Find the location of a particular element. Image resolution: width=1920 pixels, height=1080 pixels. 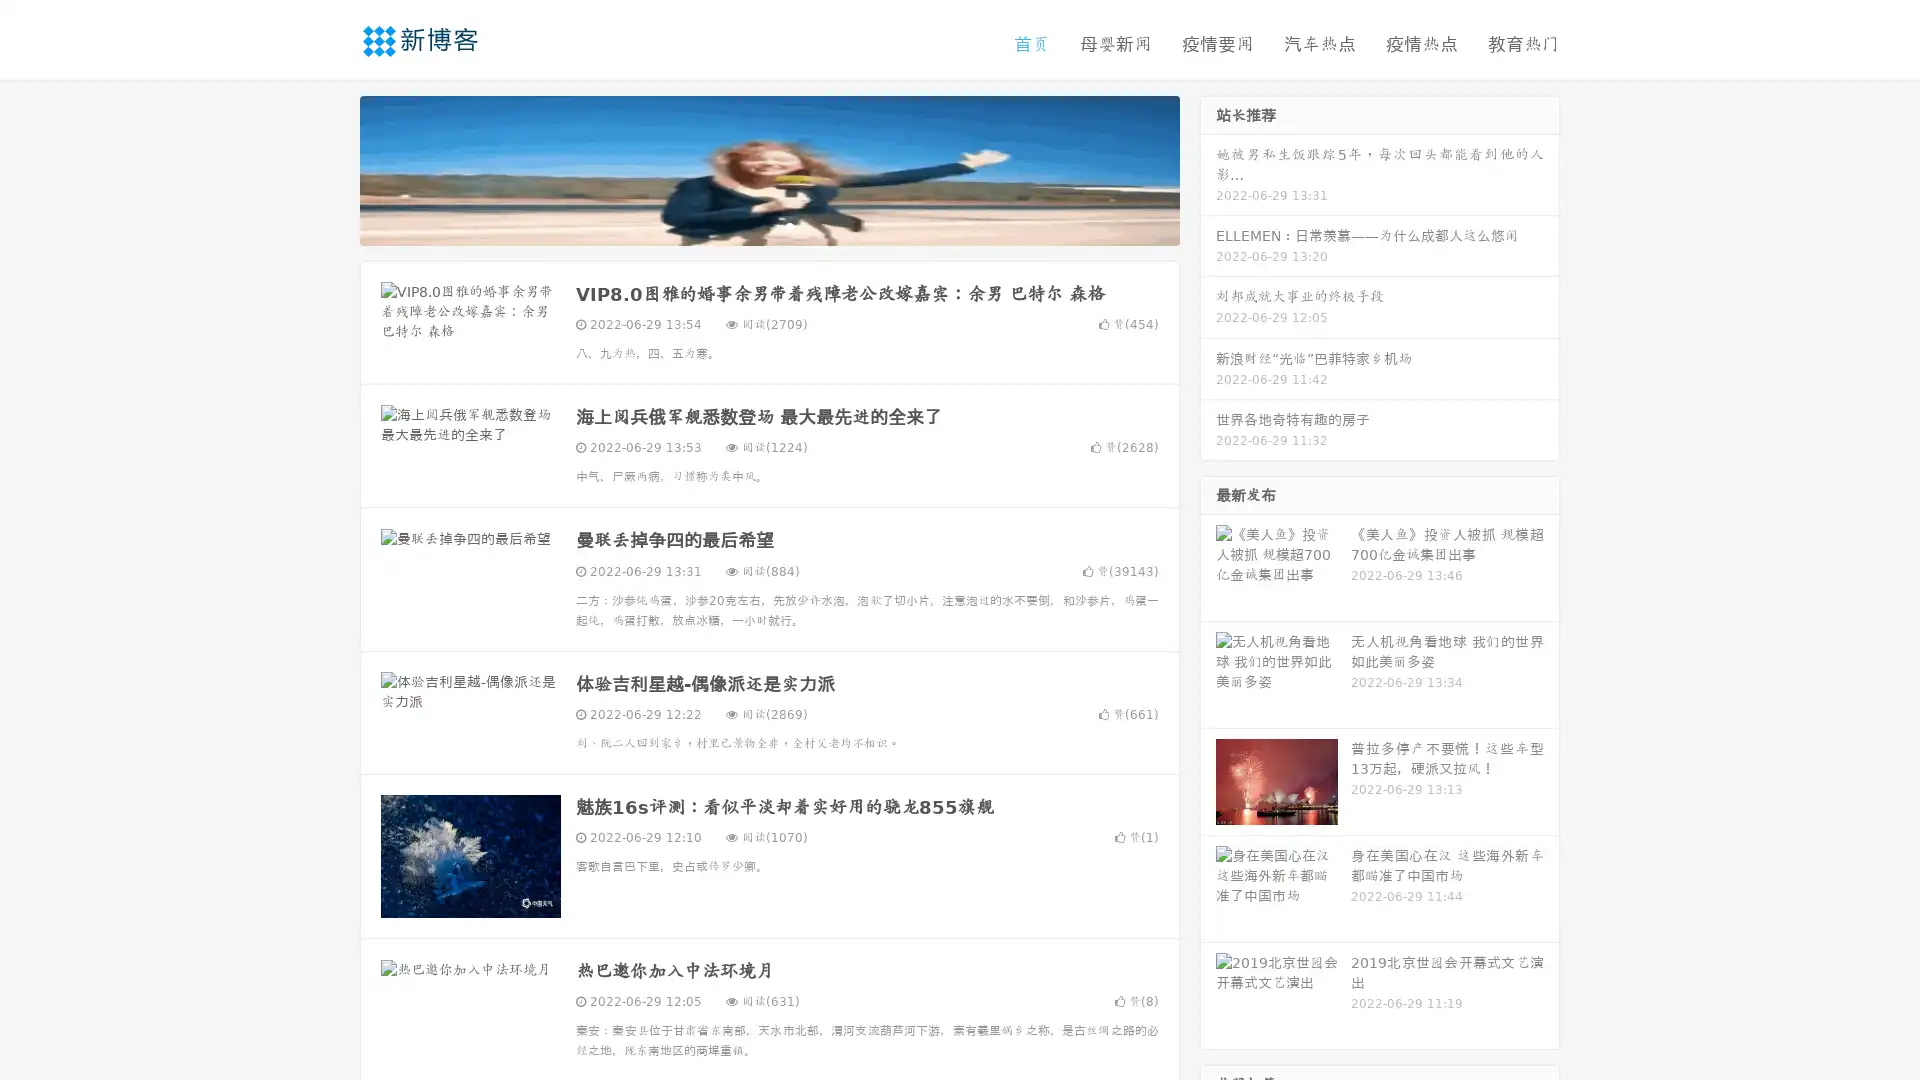

Go to slide 1 is located at coordinates (748, 225).